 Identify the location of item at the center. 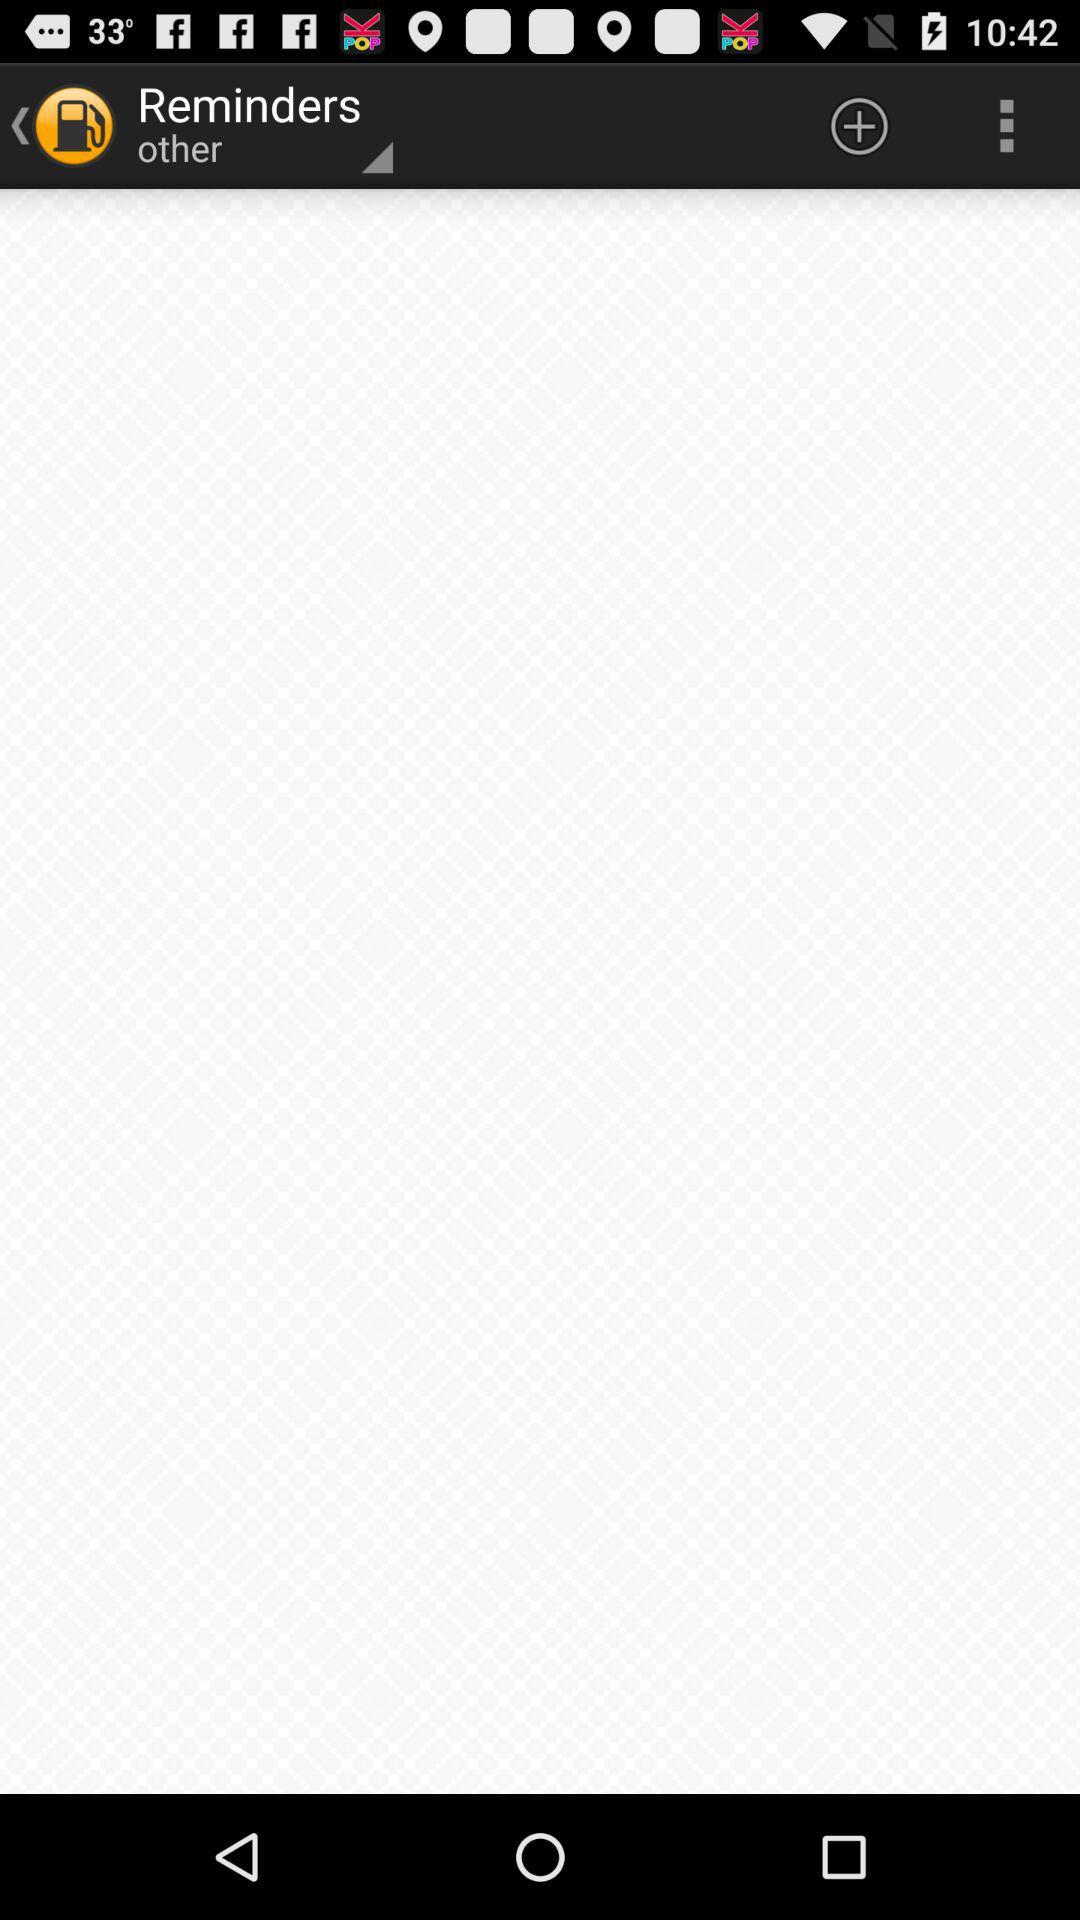
(540, 991).